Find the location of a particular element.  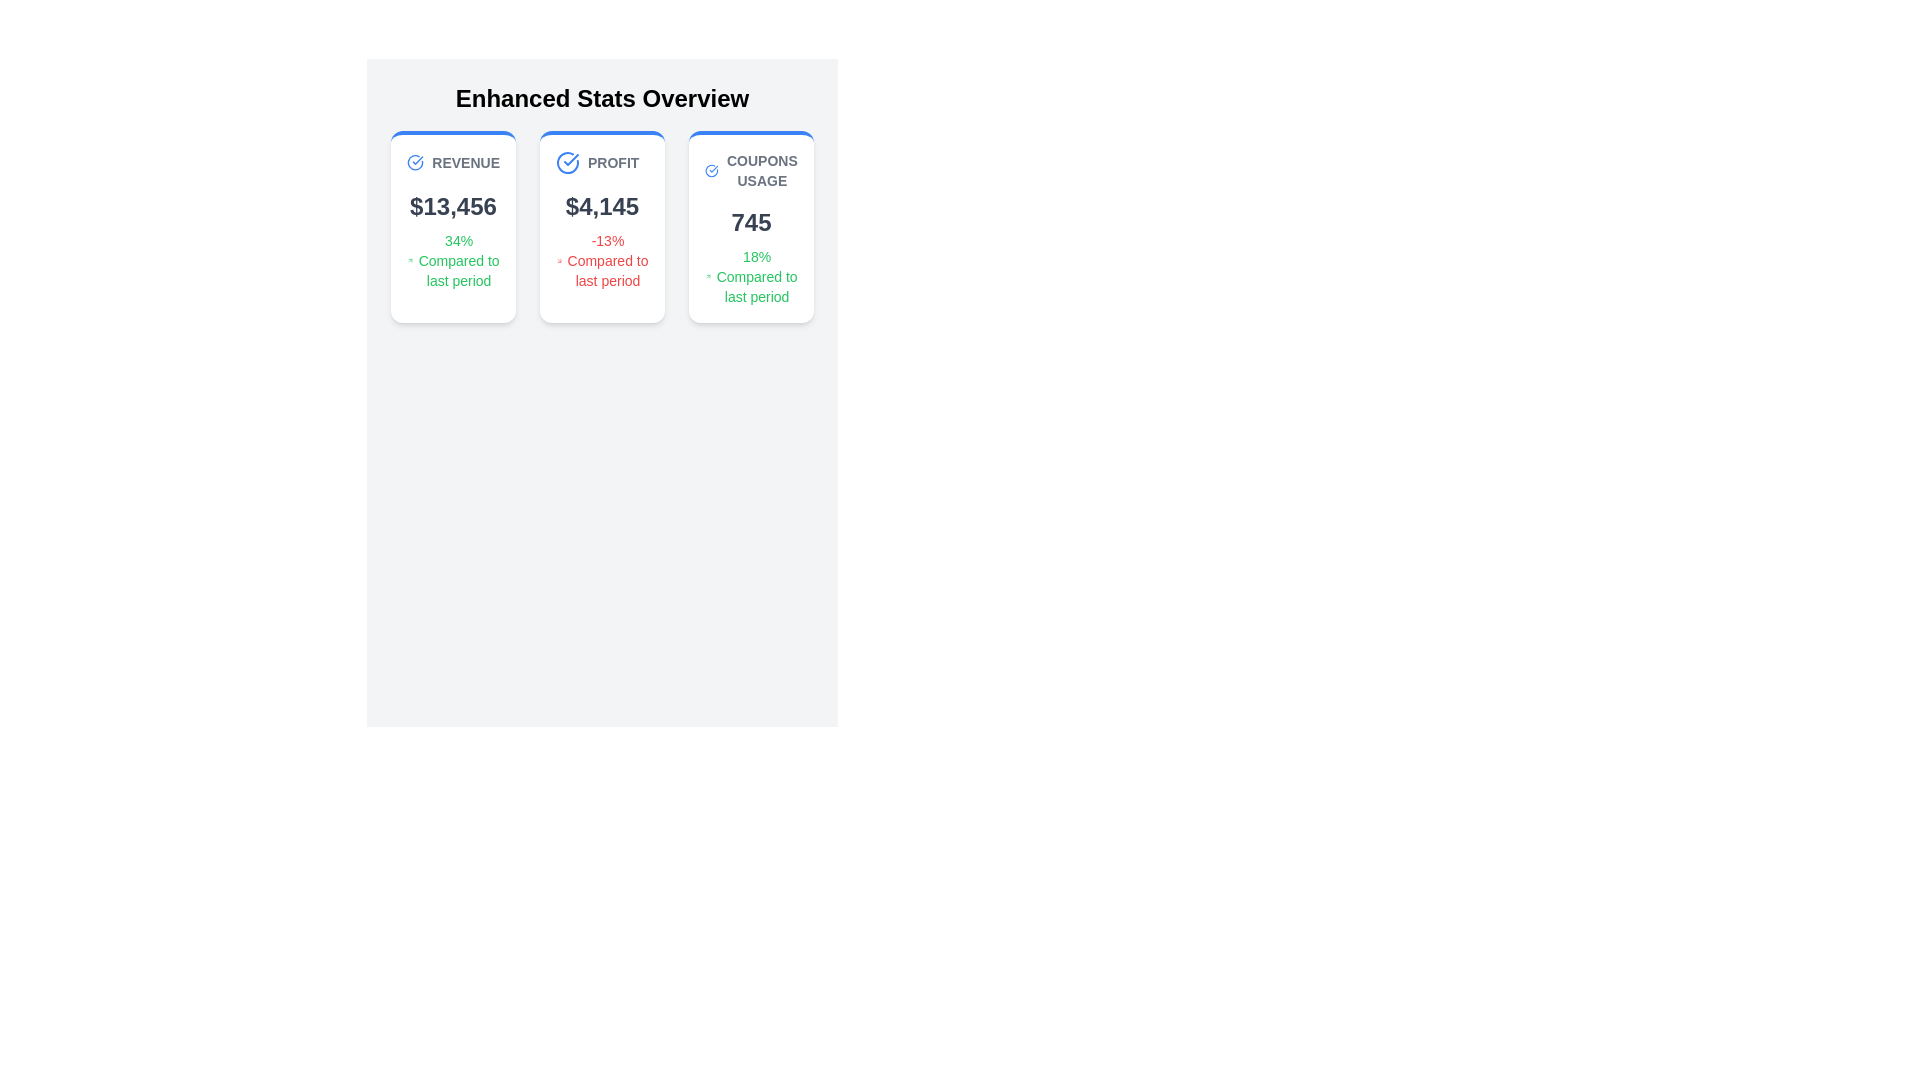

text label titled 'Coupons Usage' located at the top of the rightmost card, which categorizes the associated data below is located at coordinates (761, 169).